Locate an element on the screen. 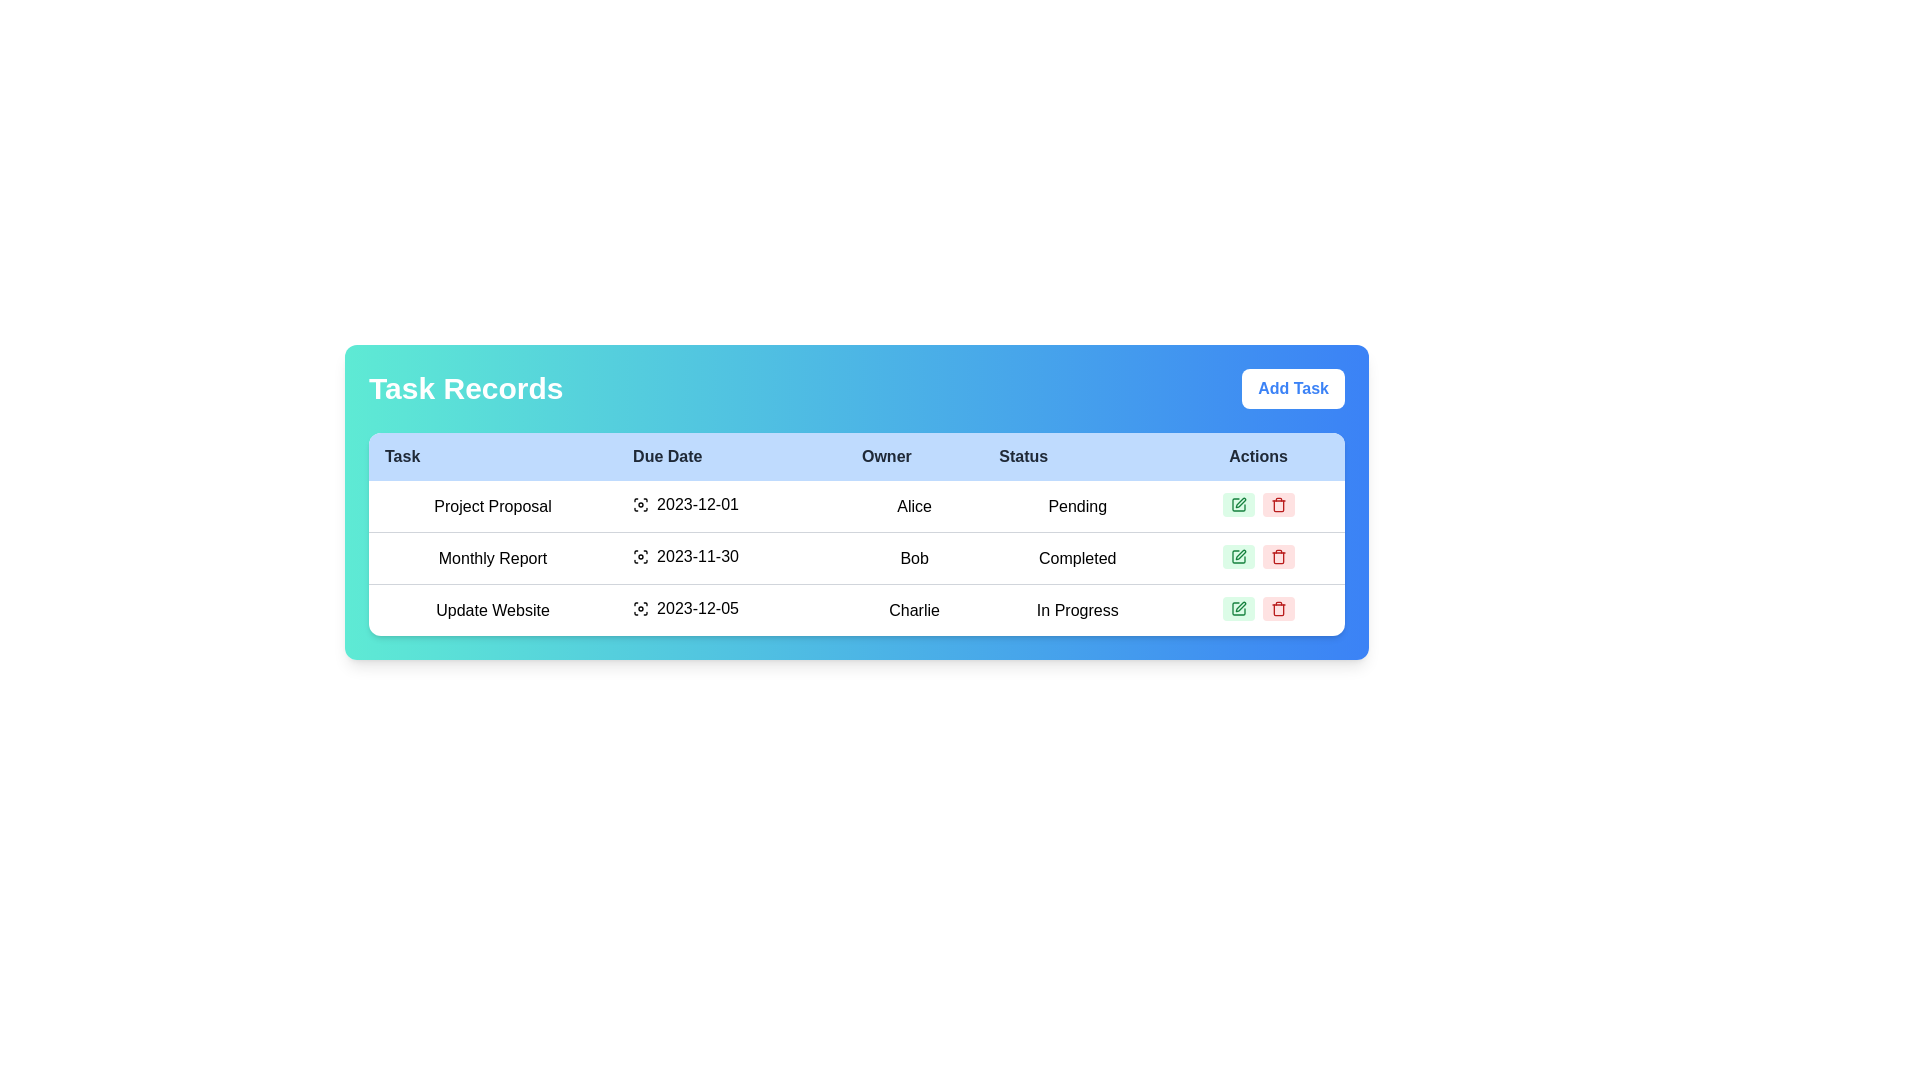  displayed date '2023-11-30' from the Date display in the 'Due Date' column, which is styled with black text on a white background and is adjacent to a small icon is located at coordinates (730, 556).